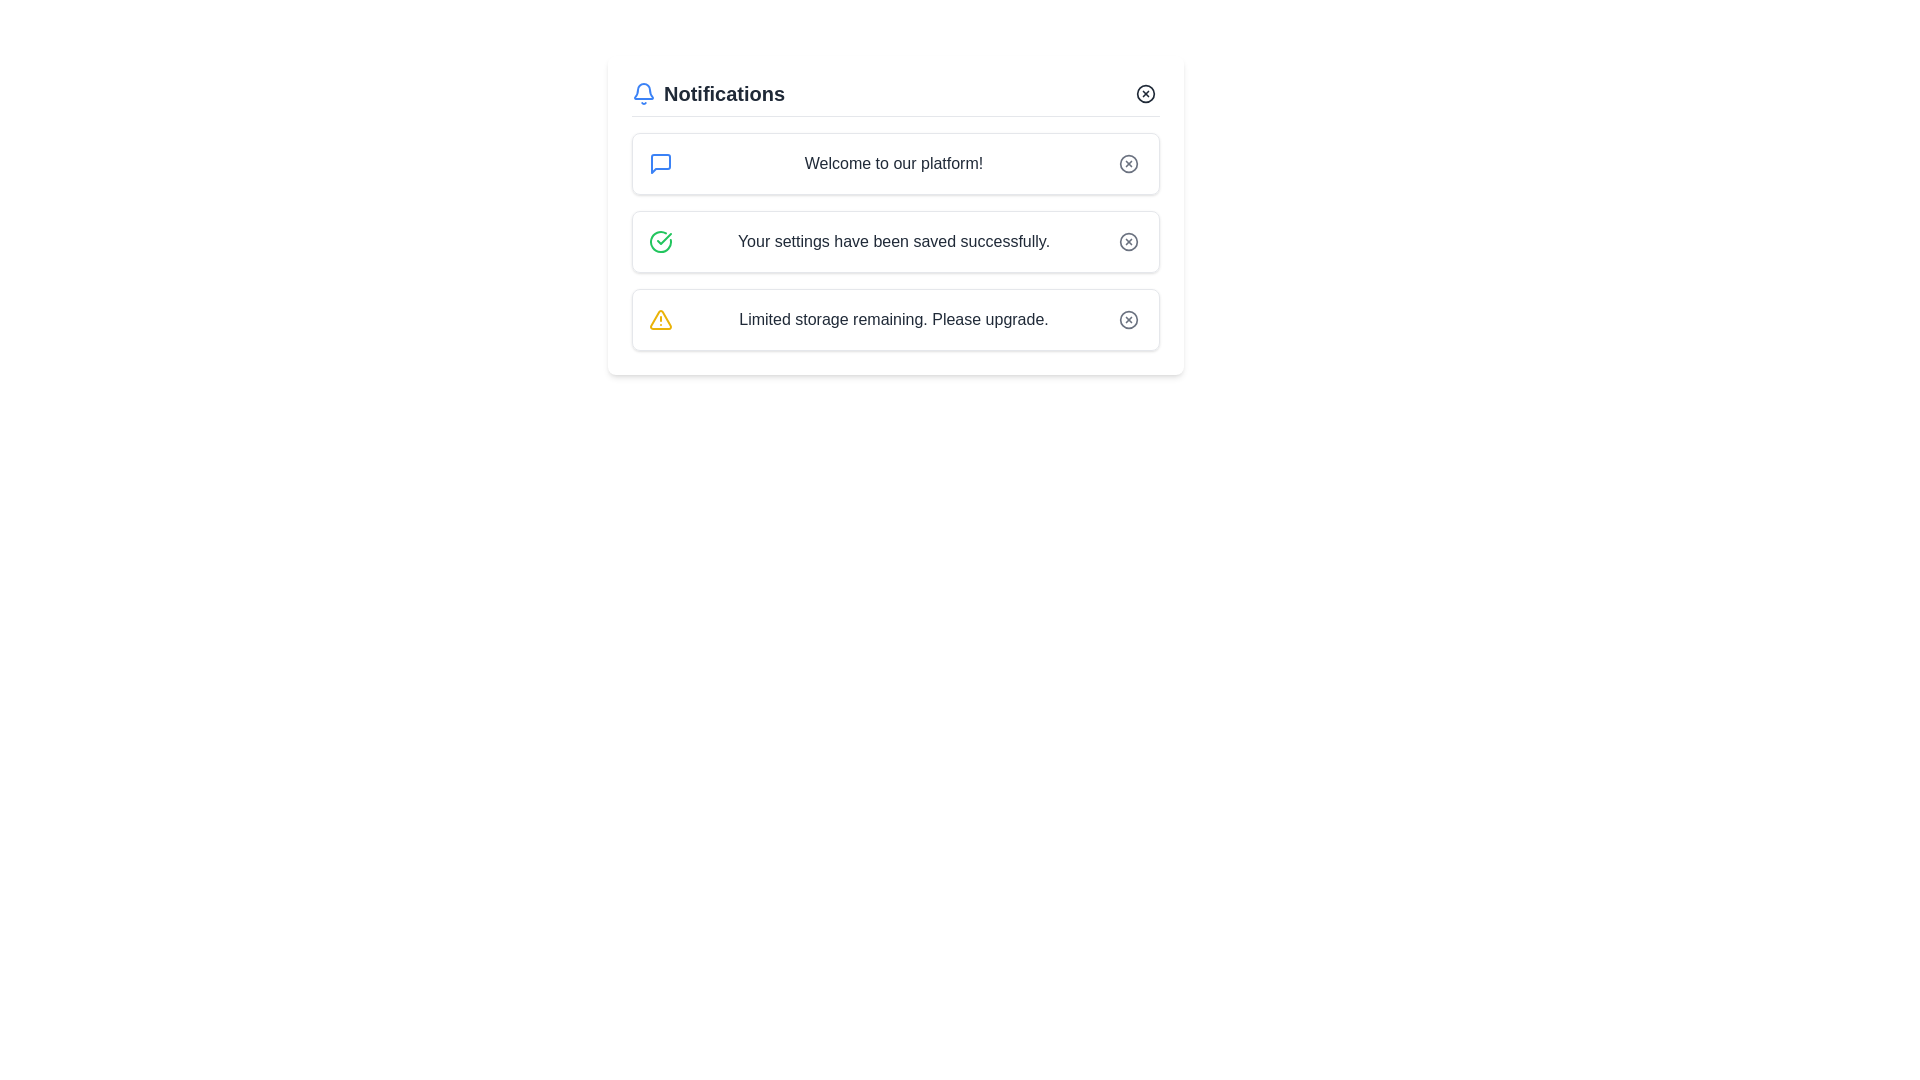 Image resolution: width=1920 pixels, height=1080 pixels. I want to click on the decorative confirmation symbol within the second notification item, which indicates a successful operation, so click(664, 238).